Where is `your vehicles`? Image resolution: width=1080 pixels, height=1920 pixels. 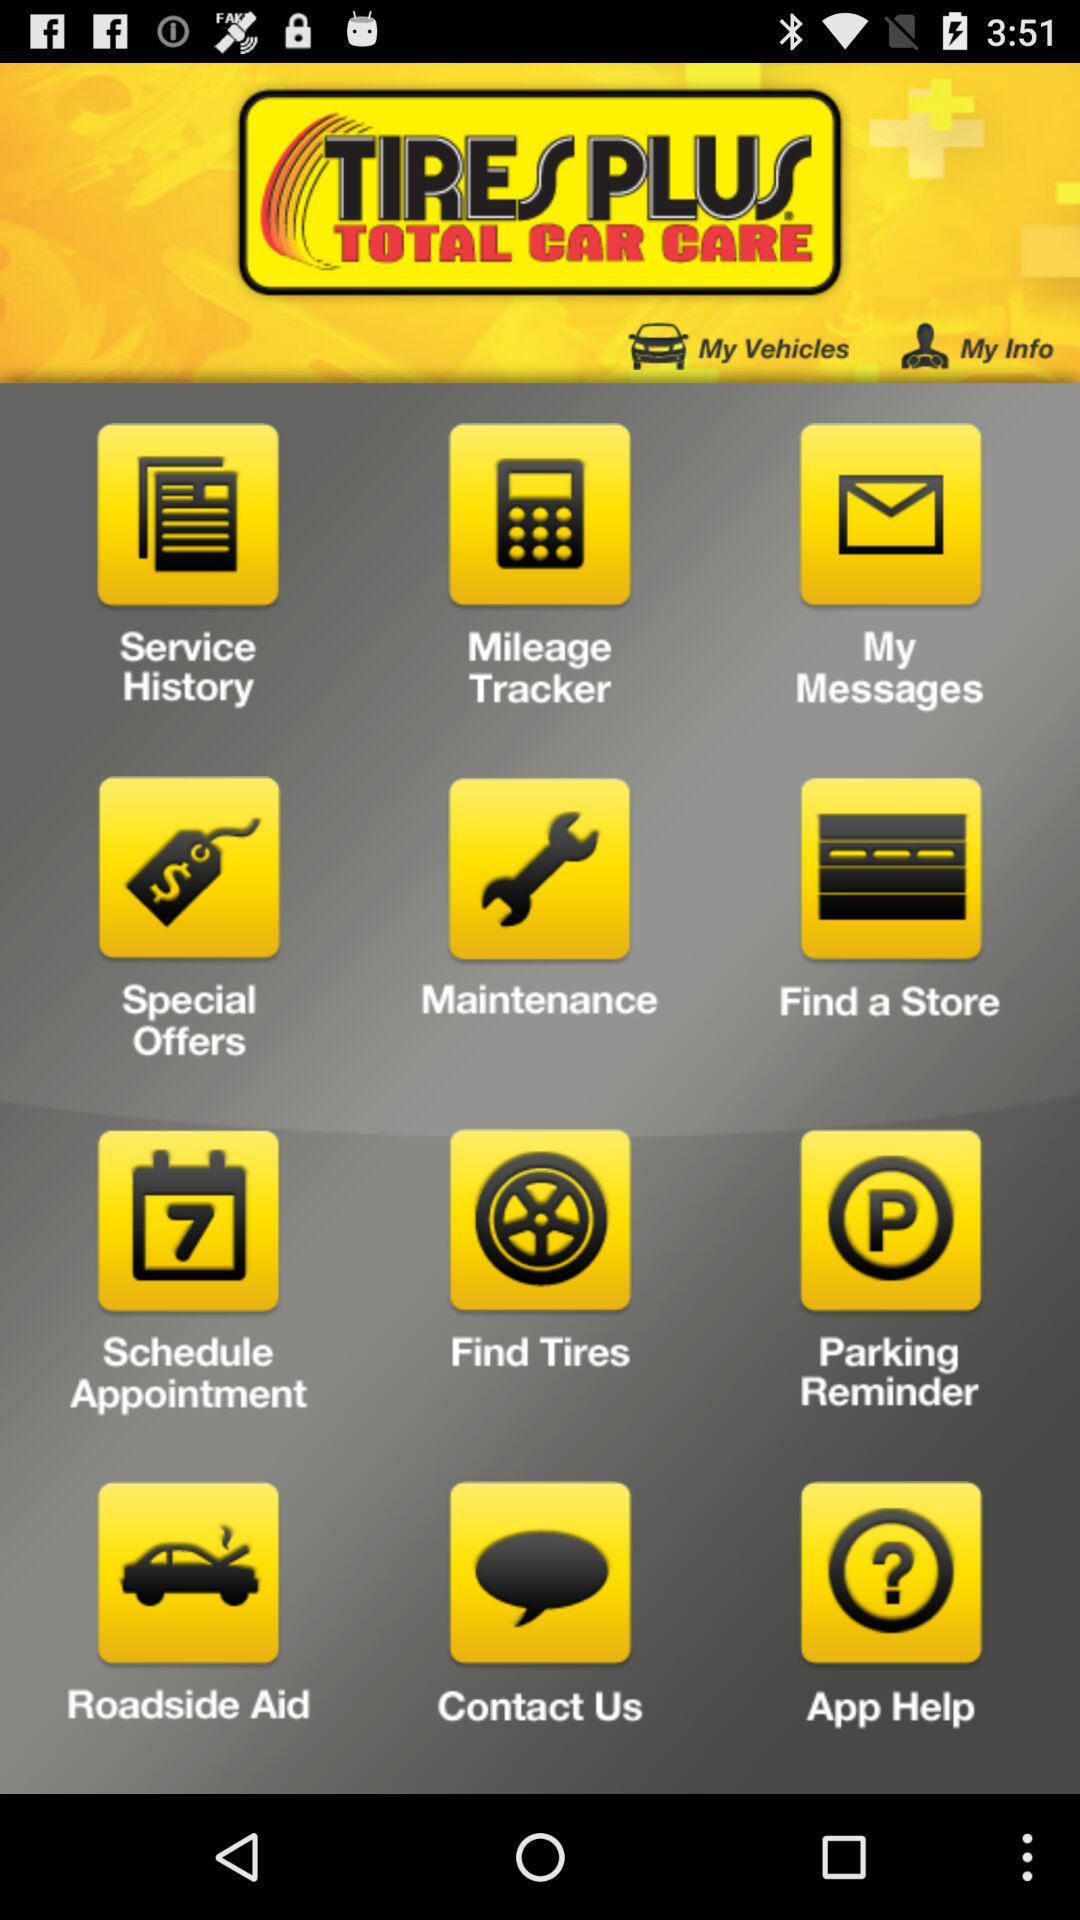
your vehicles is located at coordinates (738, 346).